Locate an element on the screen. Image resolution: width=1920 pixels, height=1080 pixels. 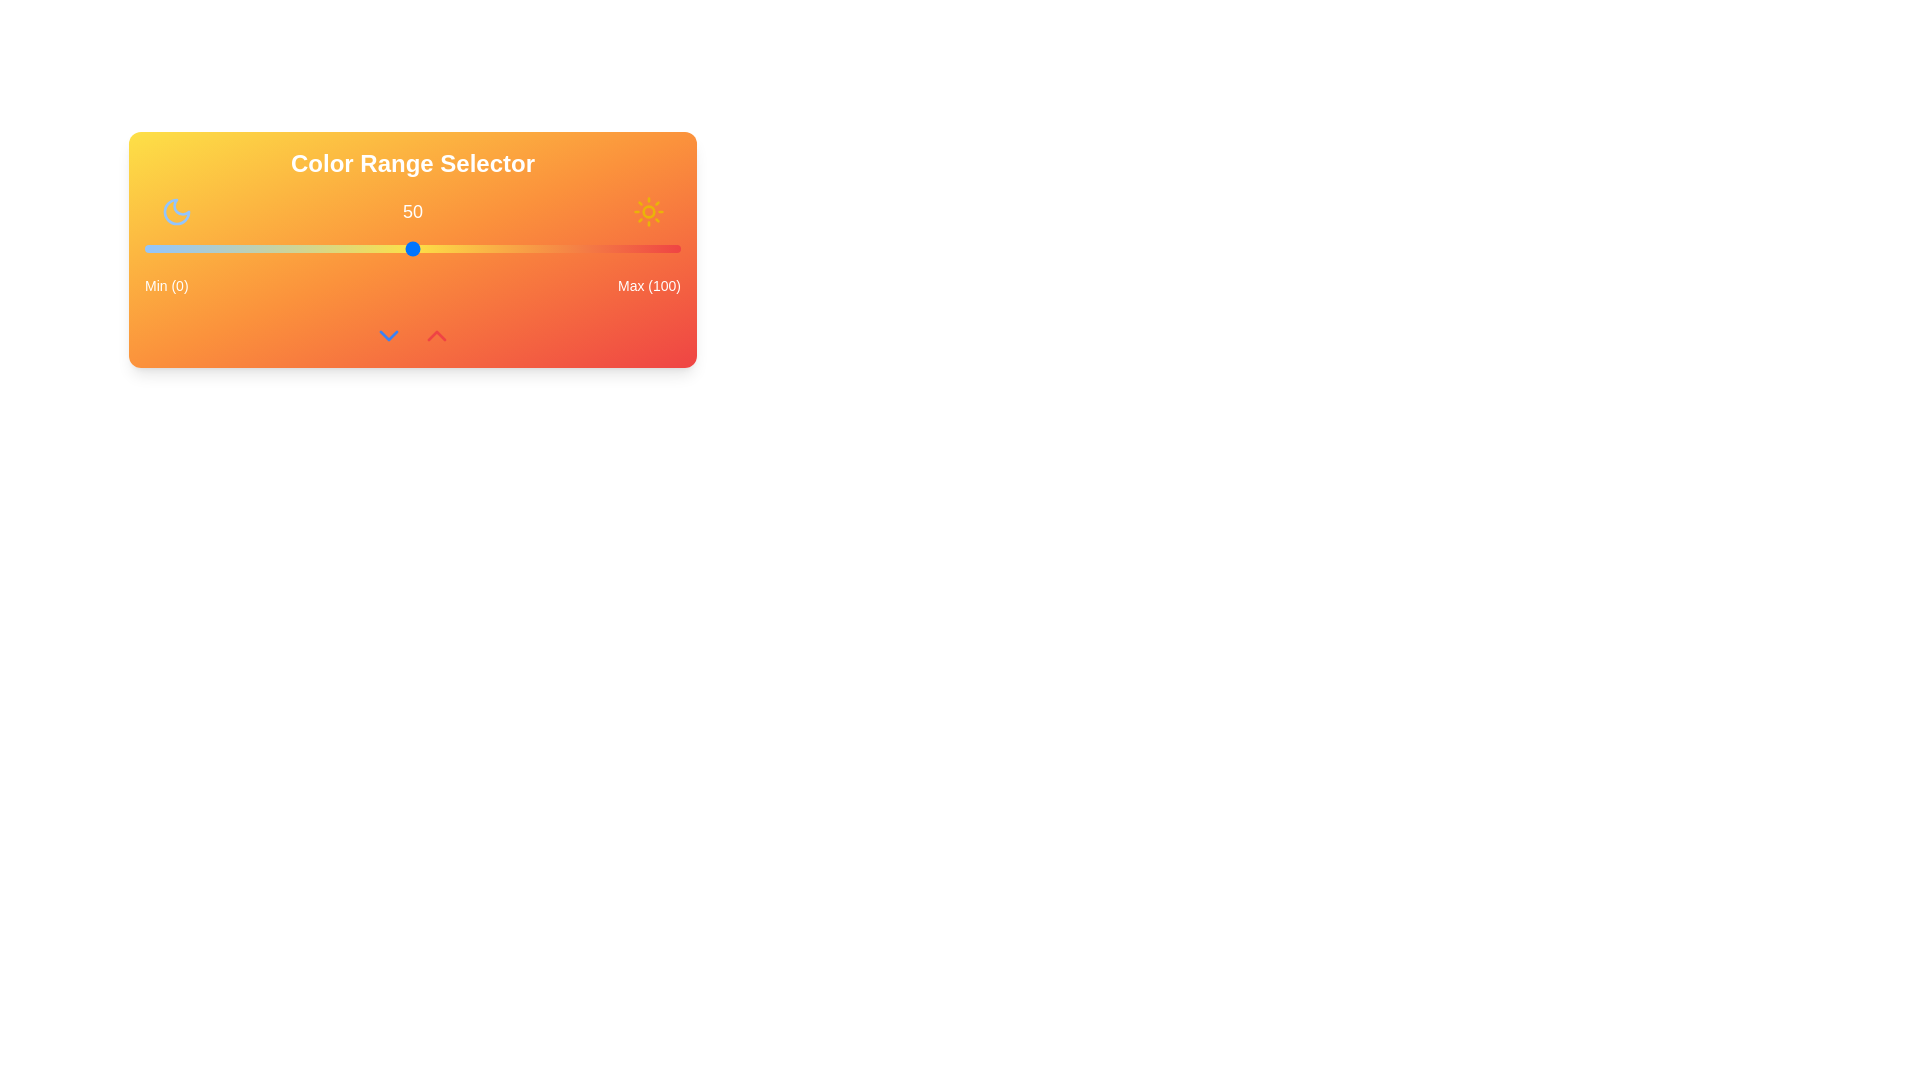
the ChevronUp icon to perform the corresponding action is located at coordinates (435, 334).